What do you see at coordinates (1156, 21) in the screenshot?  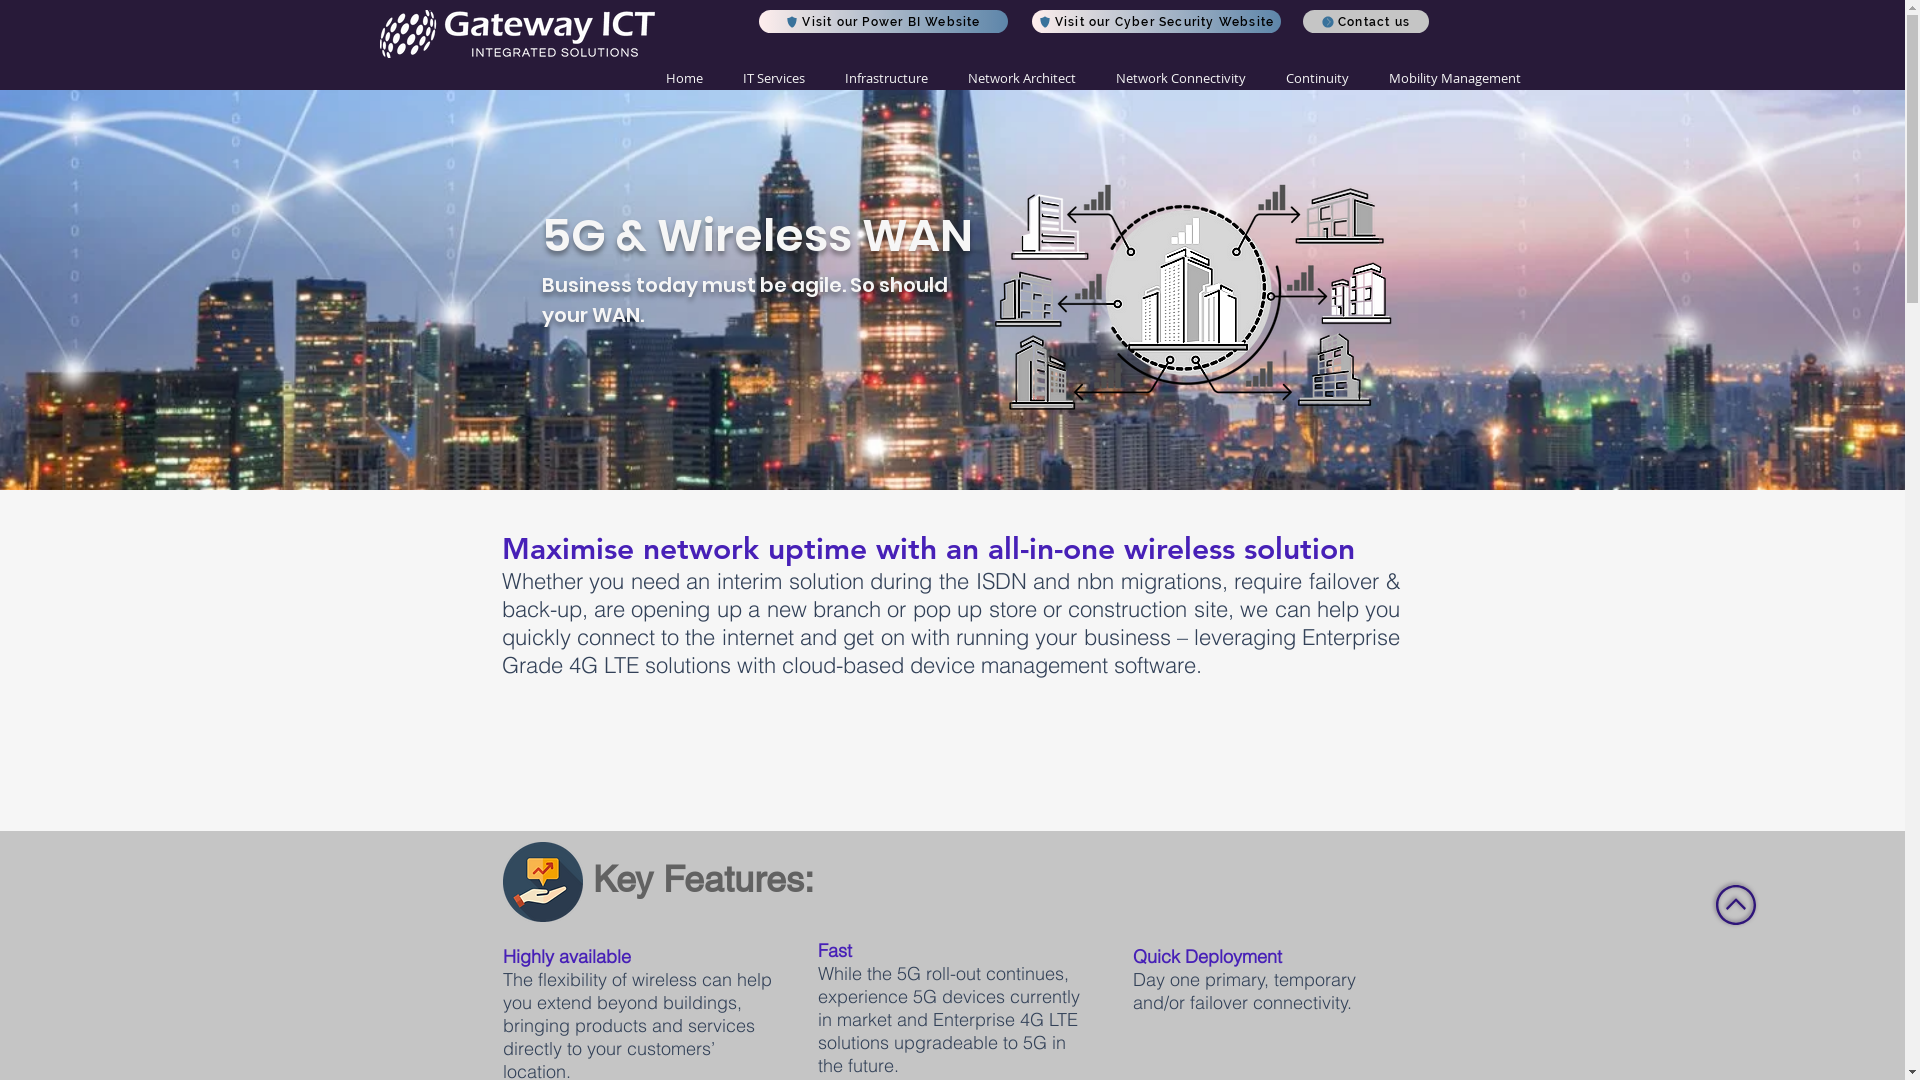 I see `'Visit our Cyber Security Website'` at bounding box center [1156, 21].